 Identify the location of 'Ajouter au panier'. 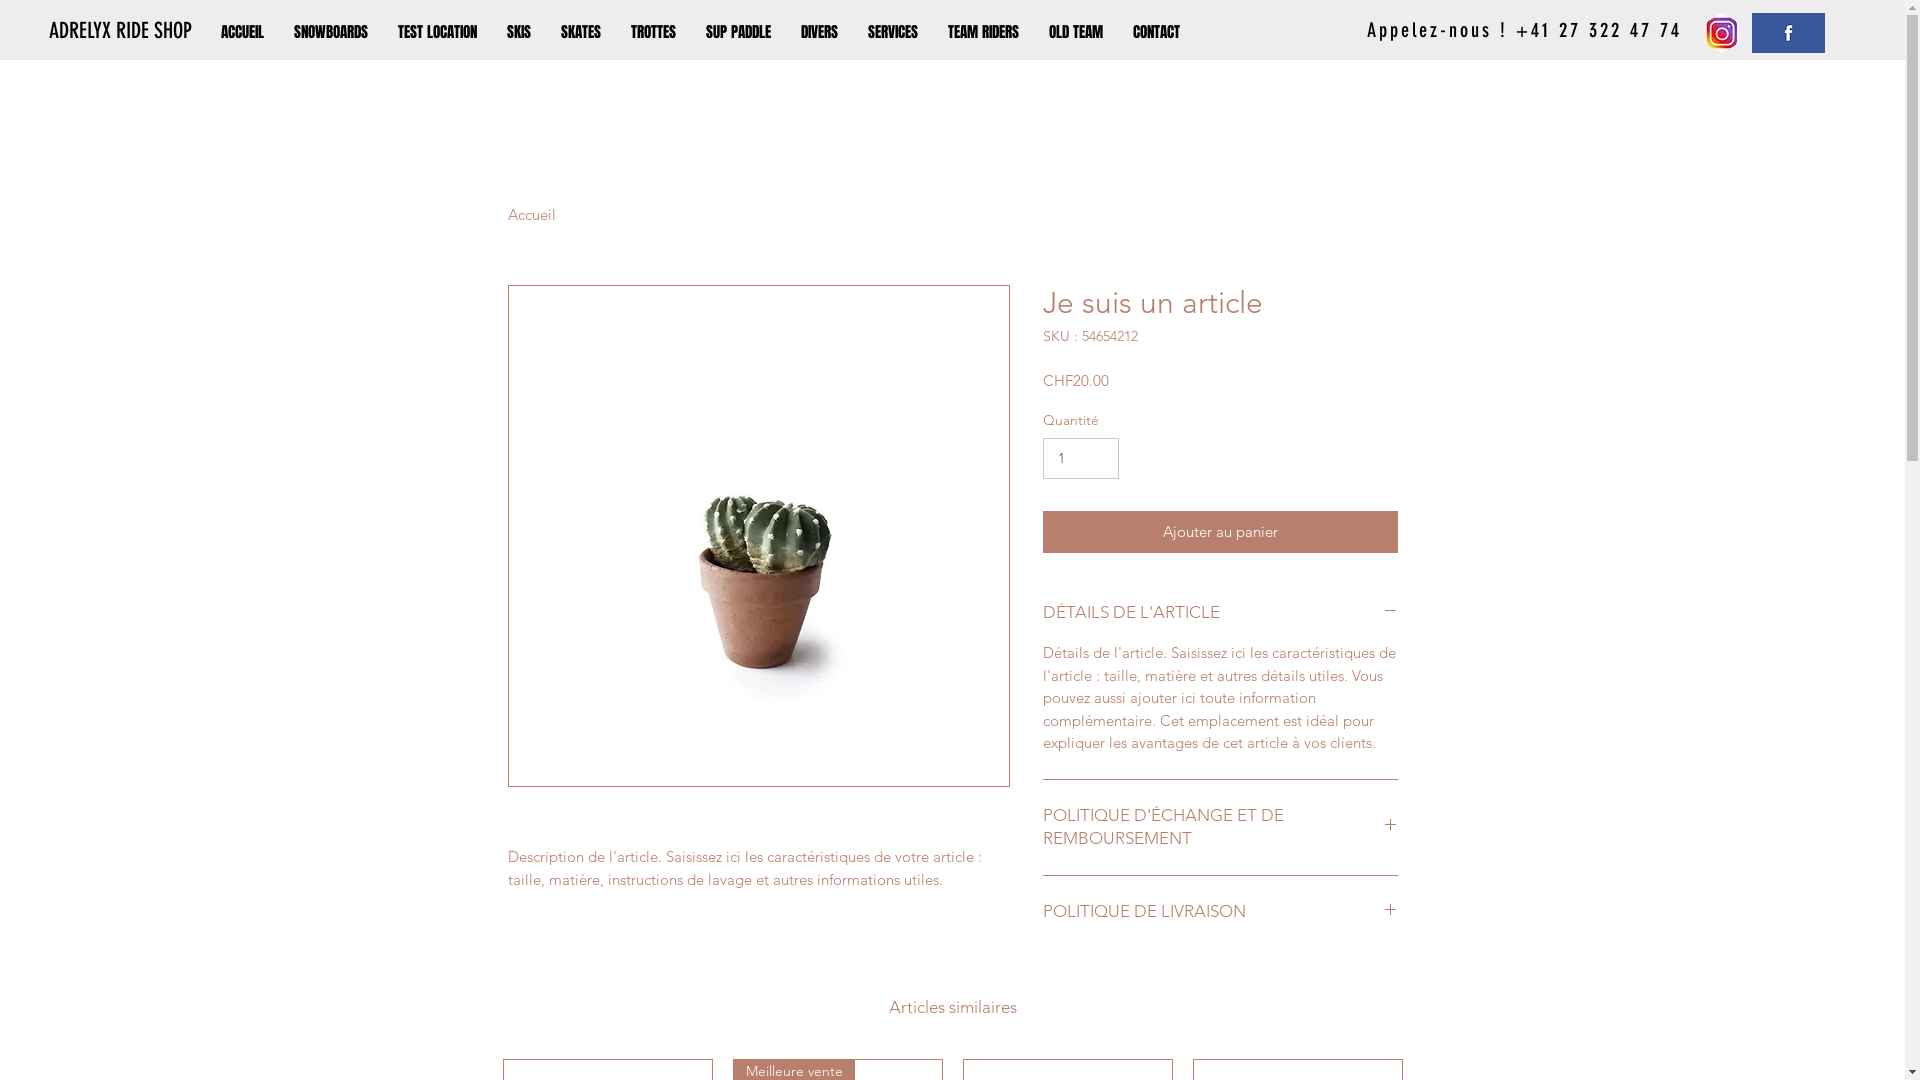
(1218, 531).